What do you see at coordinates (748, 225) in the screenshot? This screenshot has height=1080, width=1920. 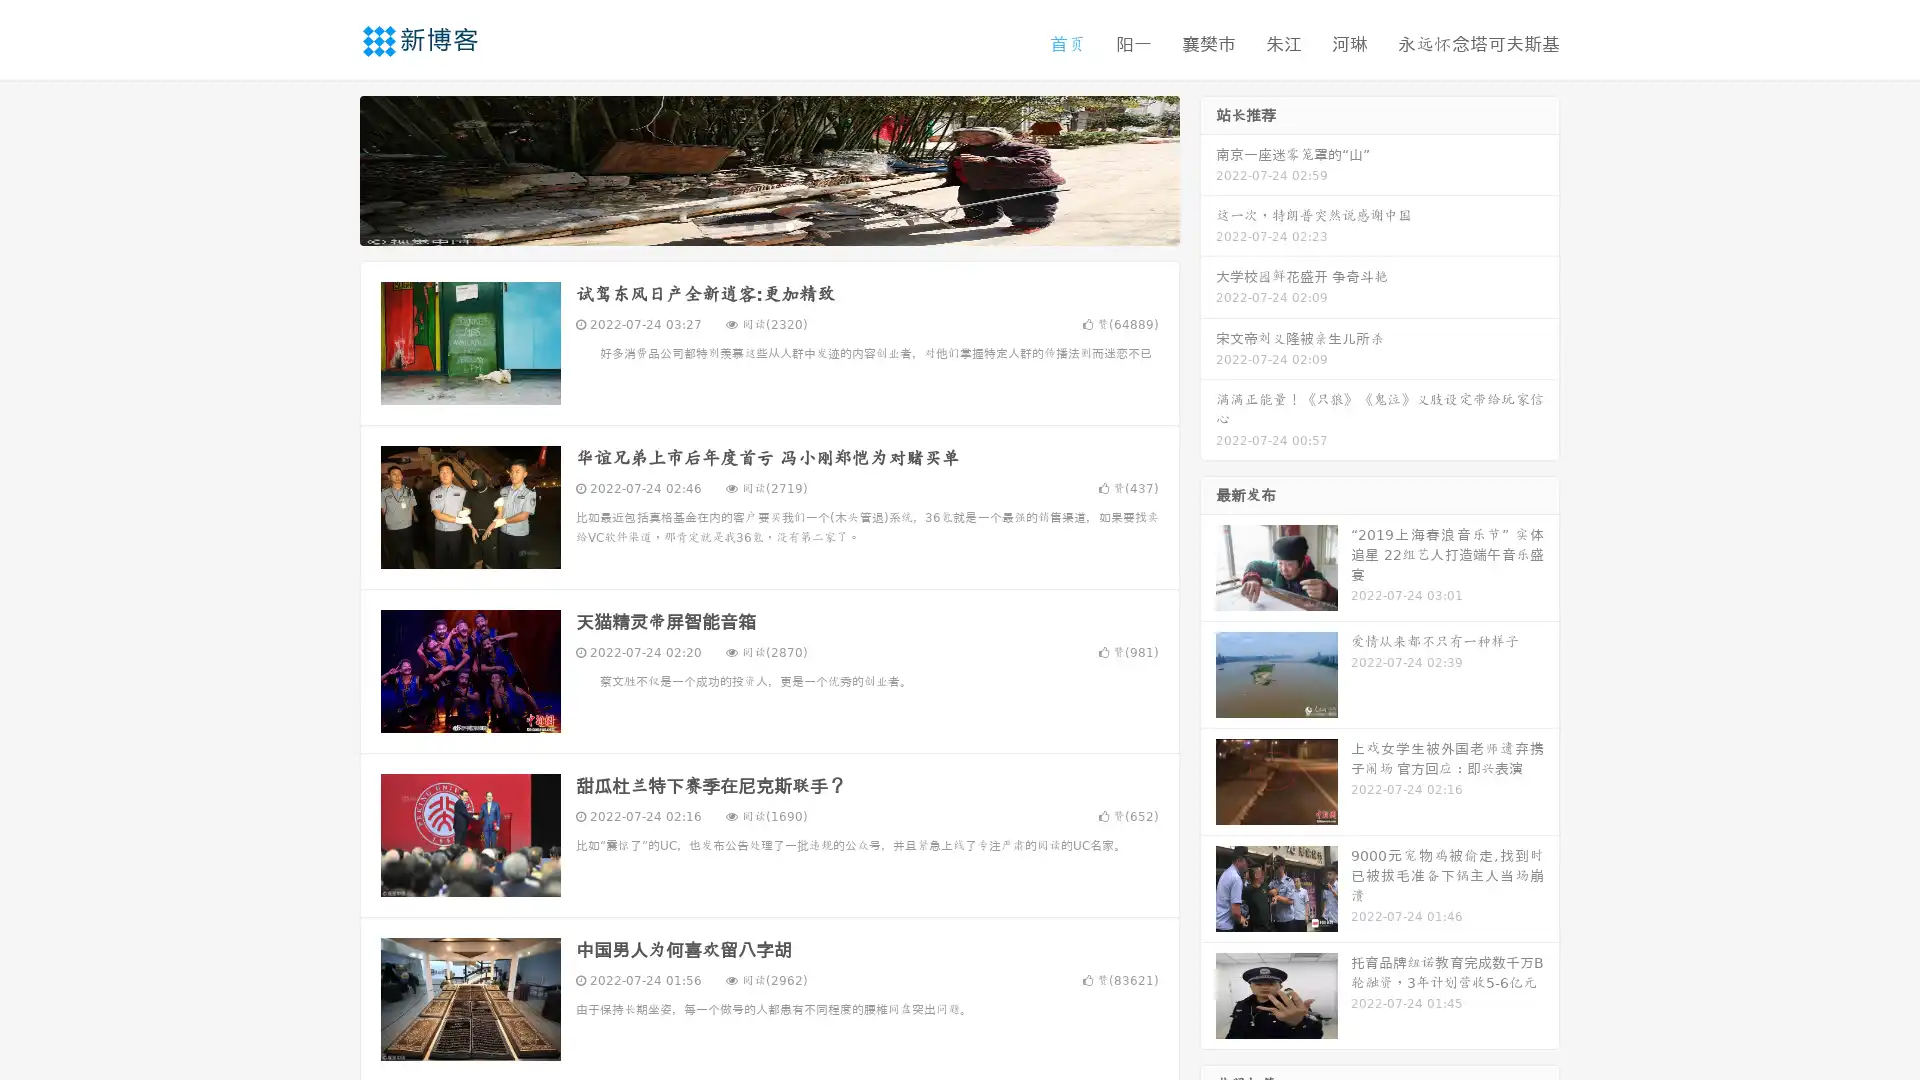 I see `Go to slide 1` at bounding box center [748, 225].